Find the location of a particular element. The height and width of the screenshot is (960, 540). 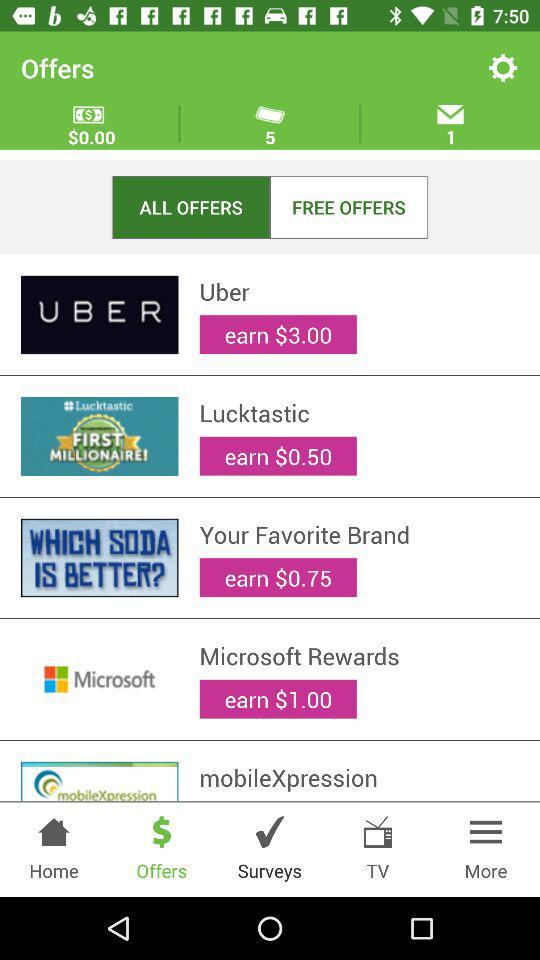

the item next to all offers is located at coordinates (347, 207).